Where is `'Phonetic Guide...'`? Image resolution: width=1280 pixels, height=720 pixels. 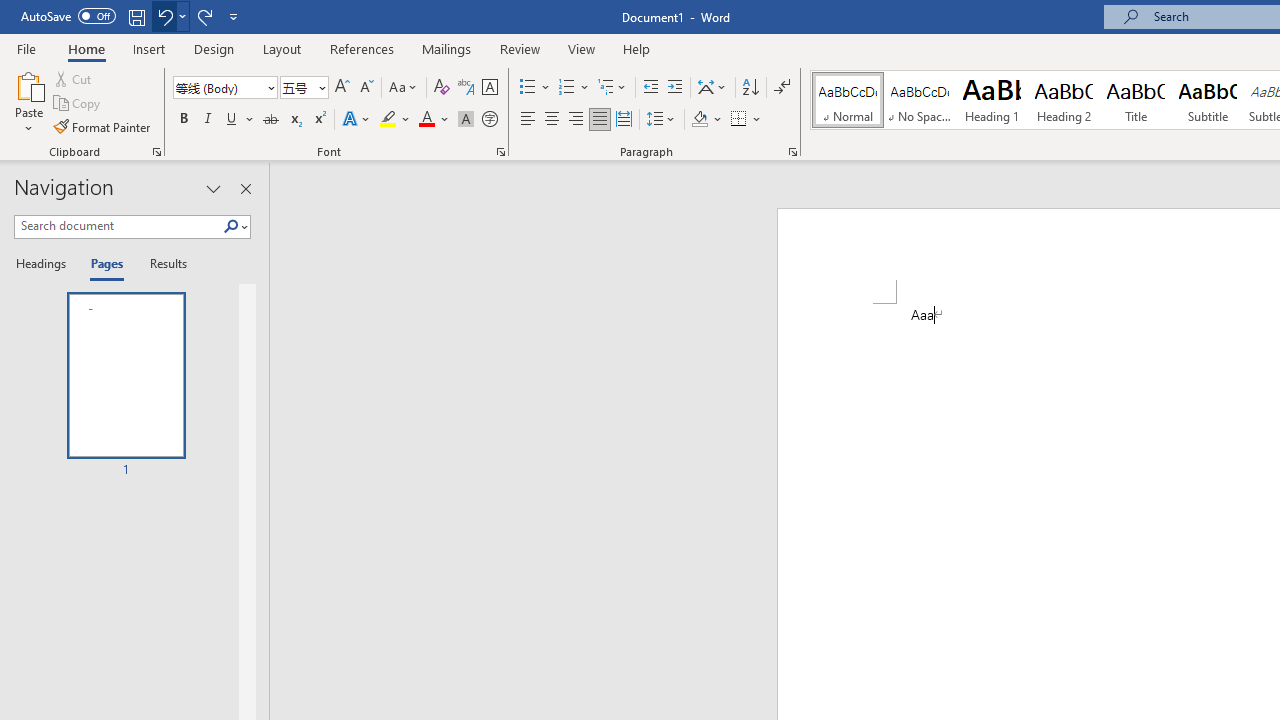
'Phonetic Guide...' is located at coordinates (464, 86).